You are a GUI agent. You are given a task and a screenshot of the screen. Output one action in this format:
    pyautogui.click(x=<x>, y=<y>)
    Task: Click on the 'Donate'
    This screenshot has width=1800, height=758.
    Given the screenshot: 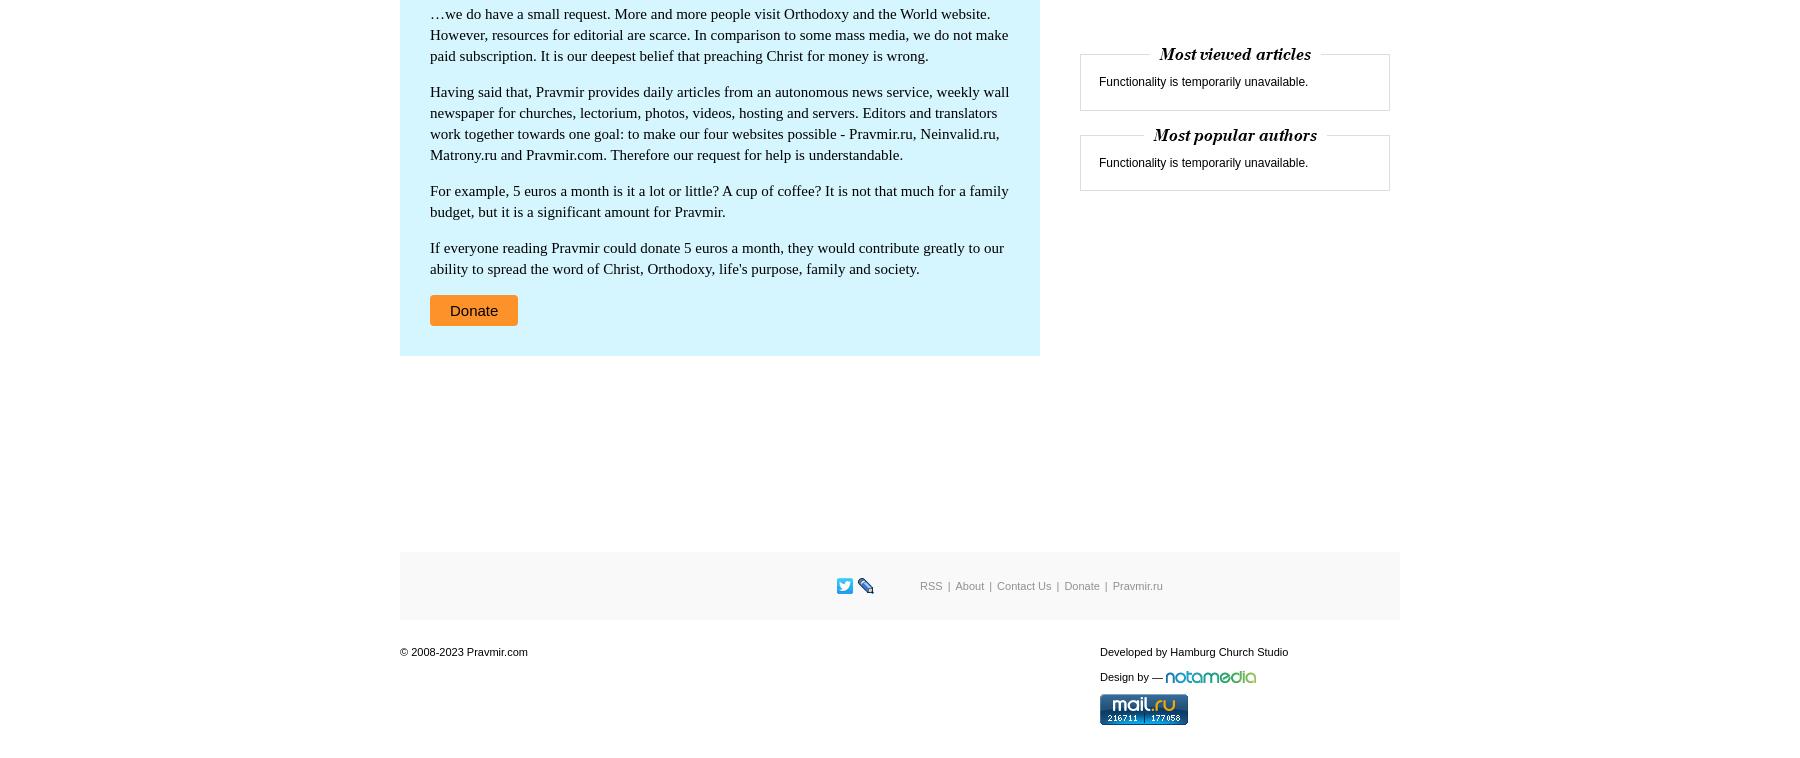 What is the action you would take?
    pyautogui.click(x=450, y=309)
    